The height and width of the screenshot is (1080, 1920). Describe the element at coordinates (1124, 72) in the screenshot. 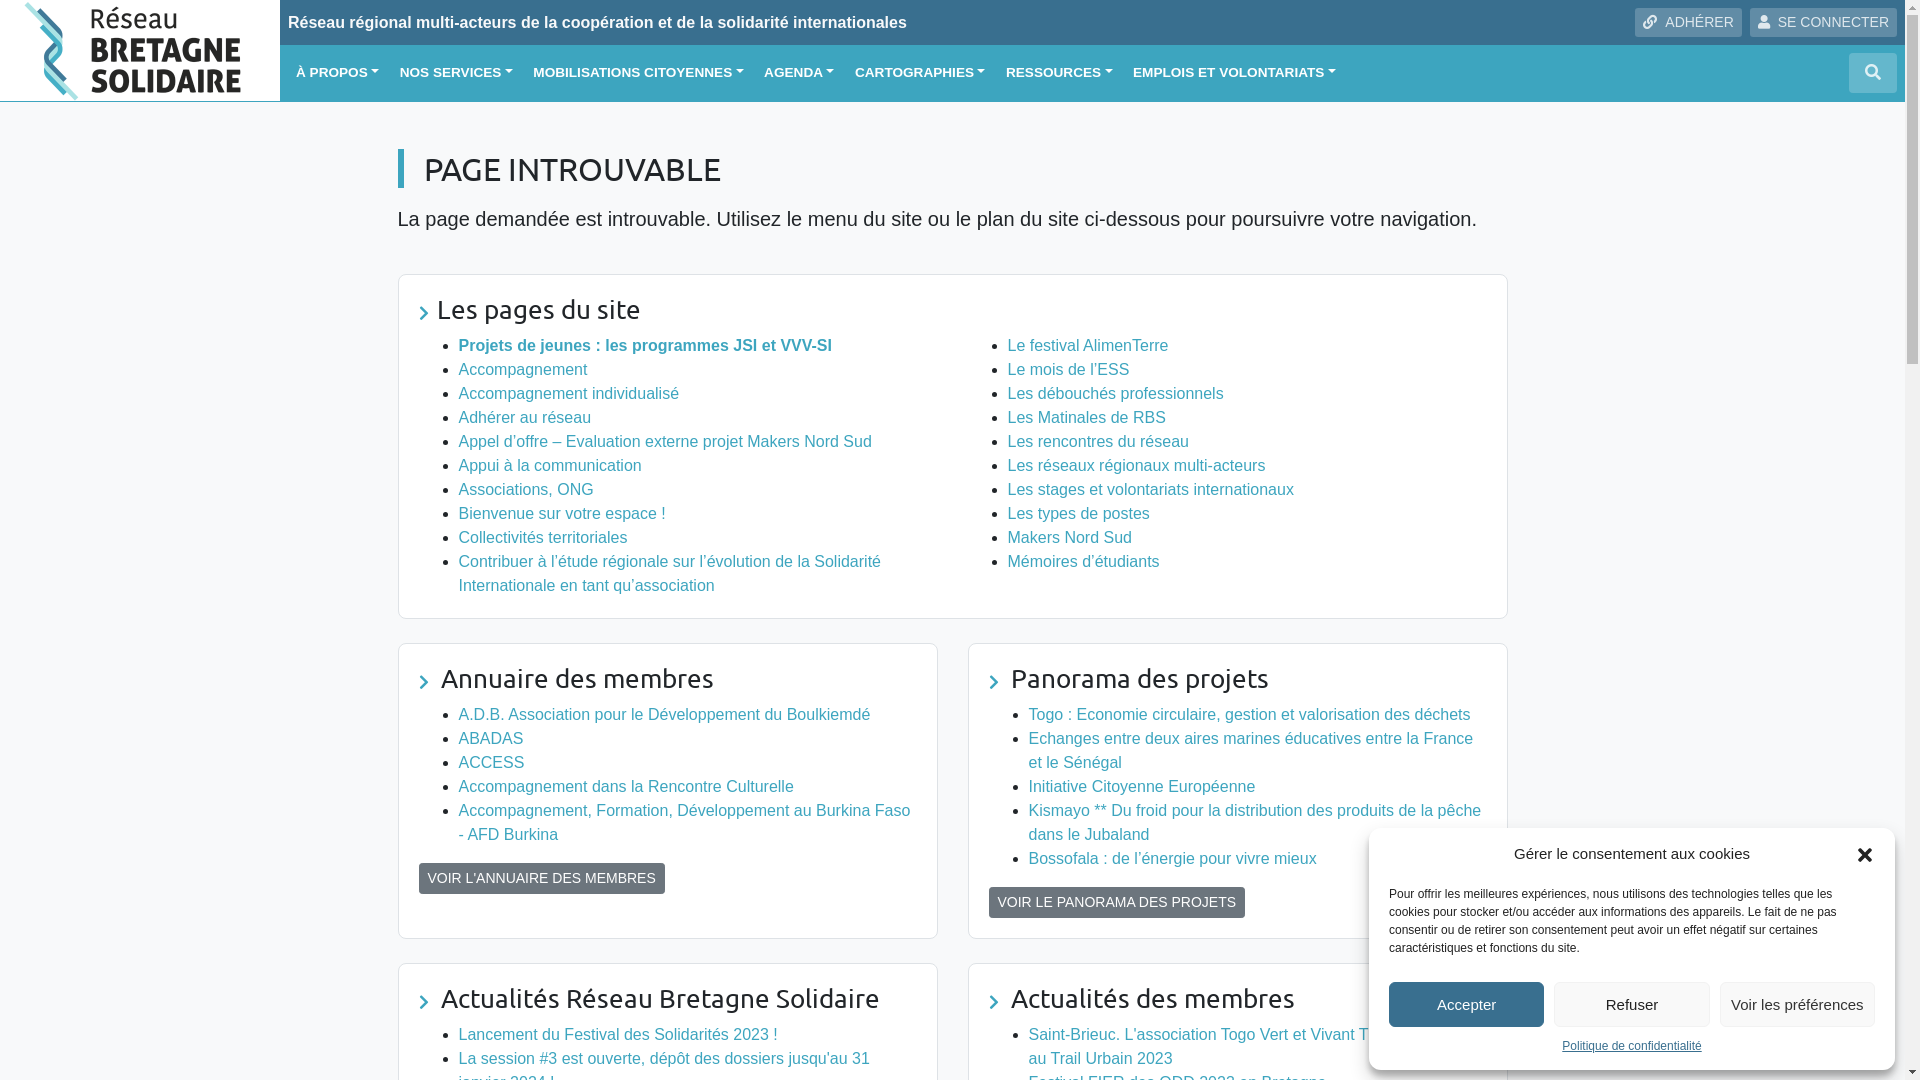

I see `'EMPLOIS ET VOLONTARIATS'` at that location.